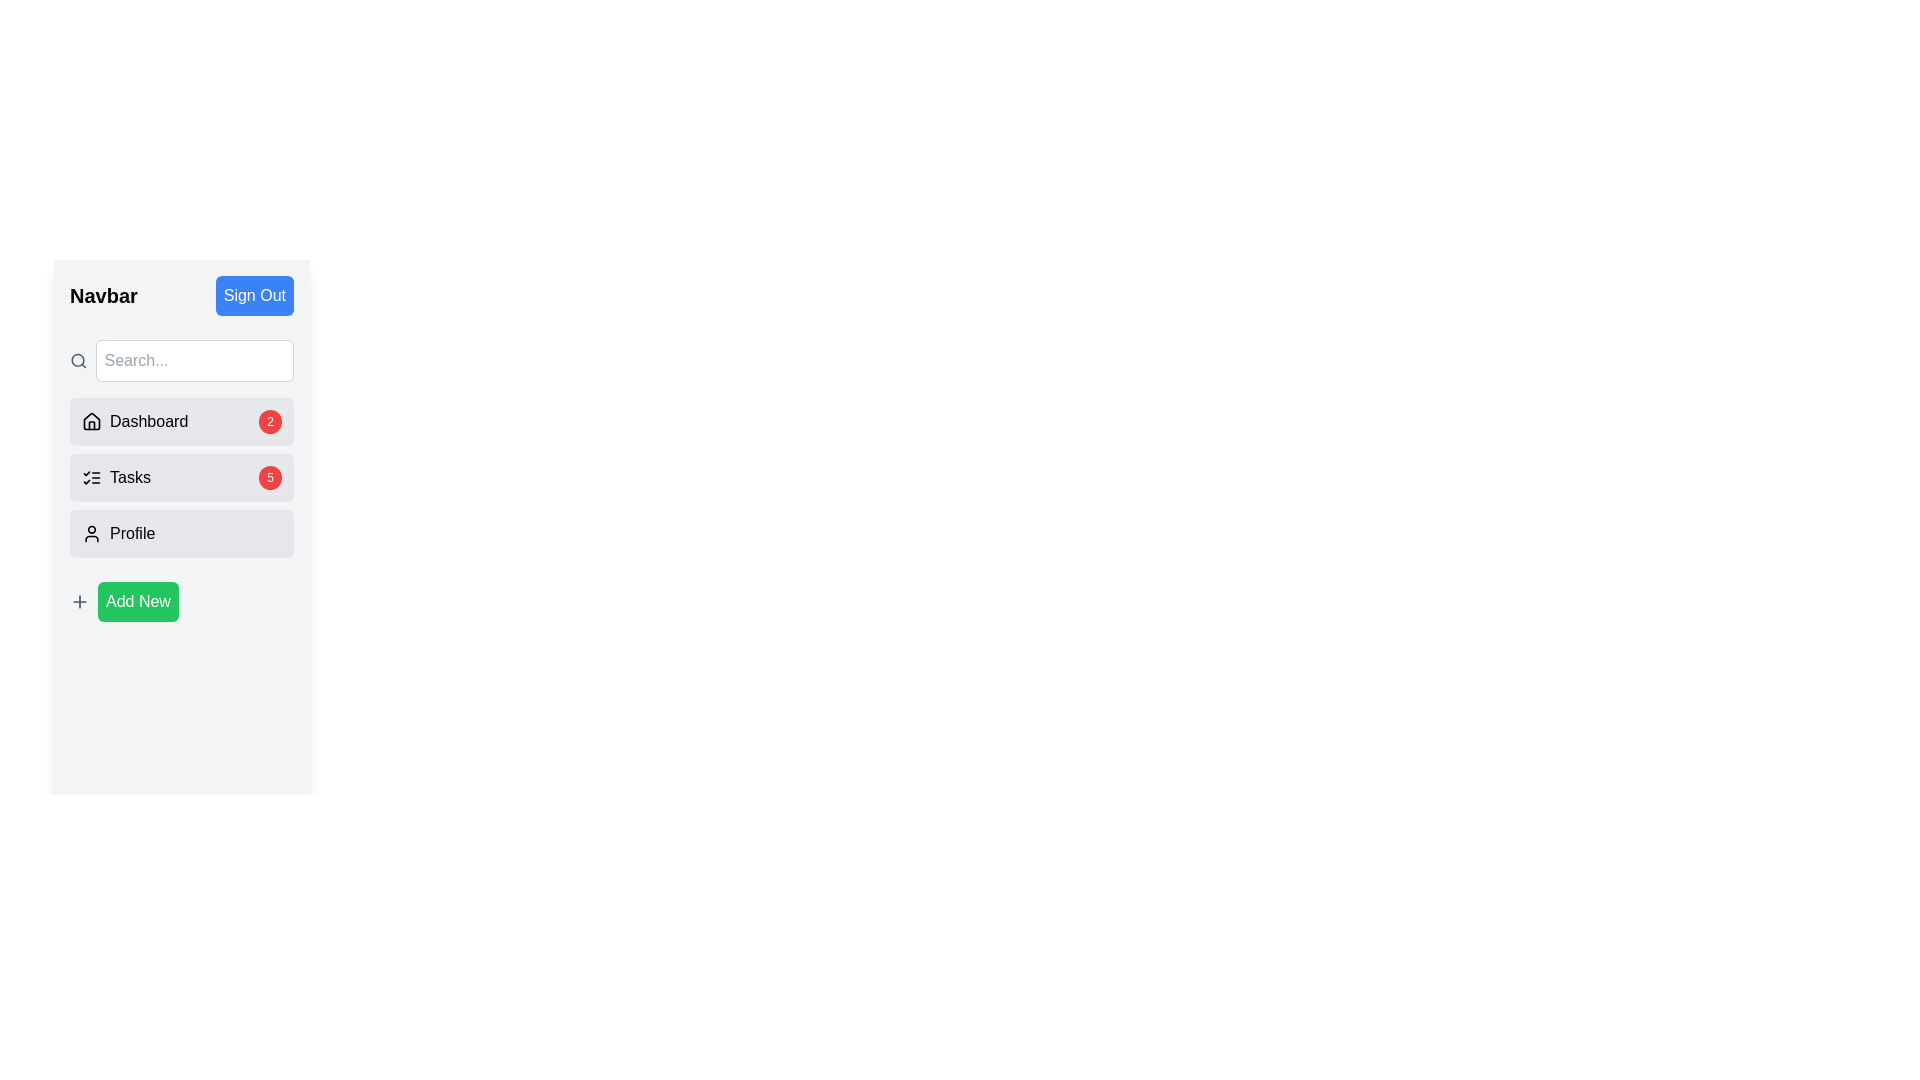 The height and width of the screenshot is (1080, 1920). Describe the element at coordinates (148, 420) in the screenshot. I see `text from the 'Dashboard' label, which is a static text element positioned in the first item of the navigation menu on the left side of the interface, next to a house-shaped icon` at that location.